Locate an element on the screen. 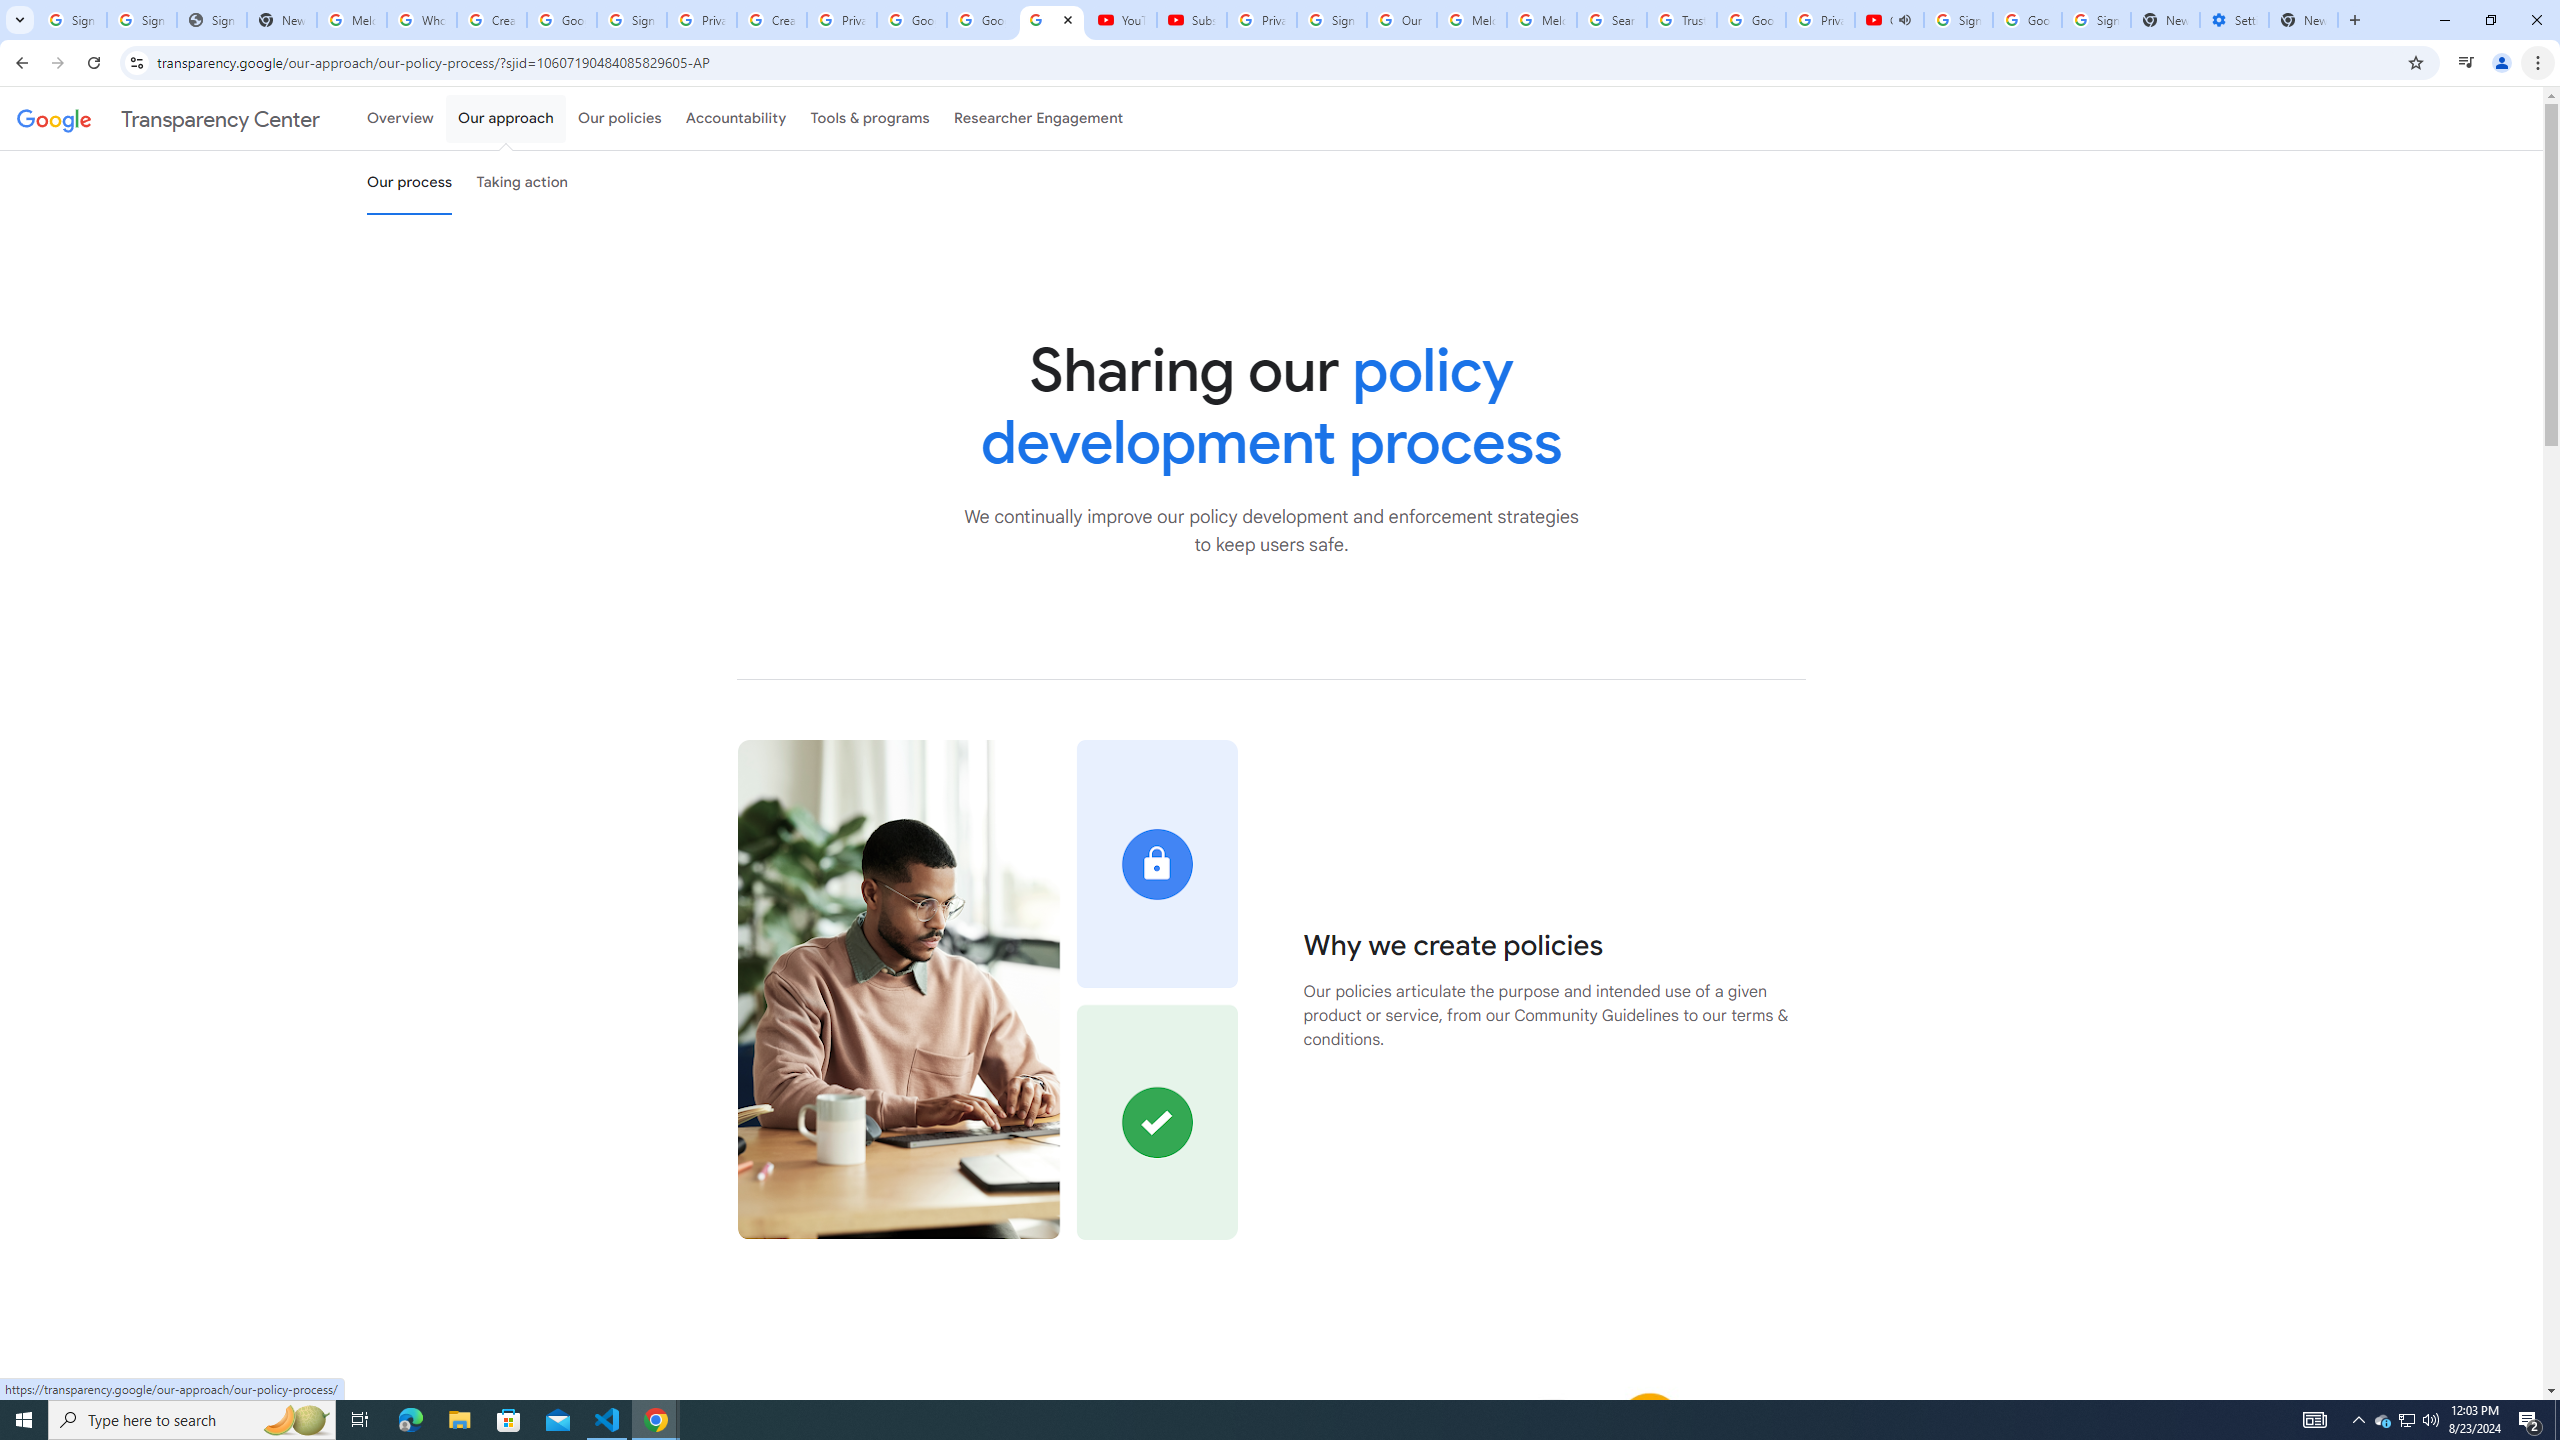 The width and height of the screenshot is (2560, 1440). 'Our approach' is located at coordinates (505, 118).